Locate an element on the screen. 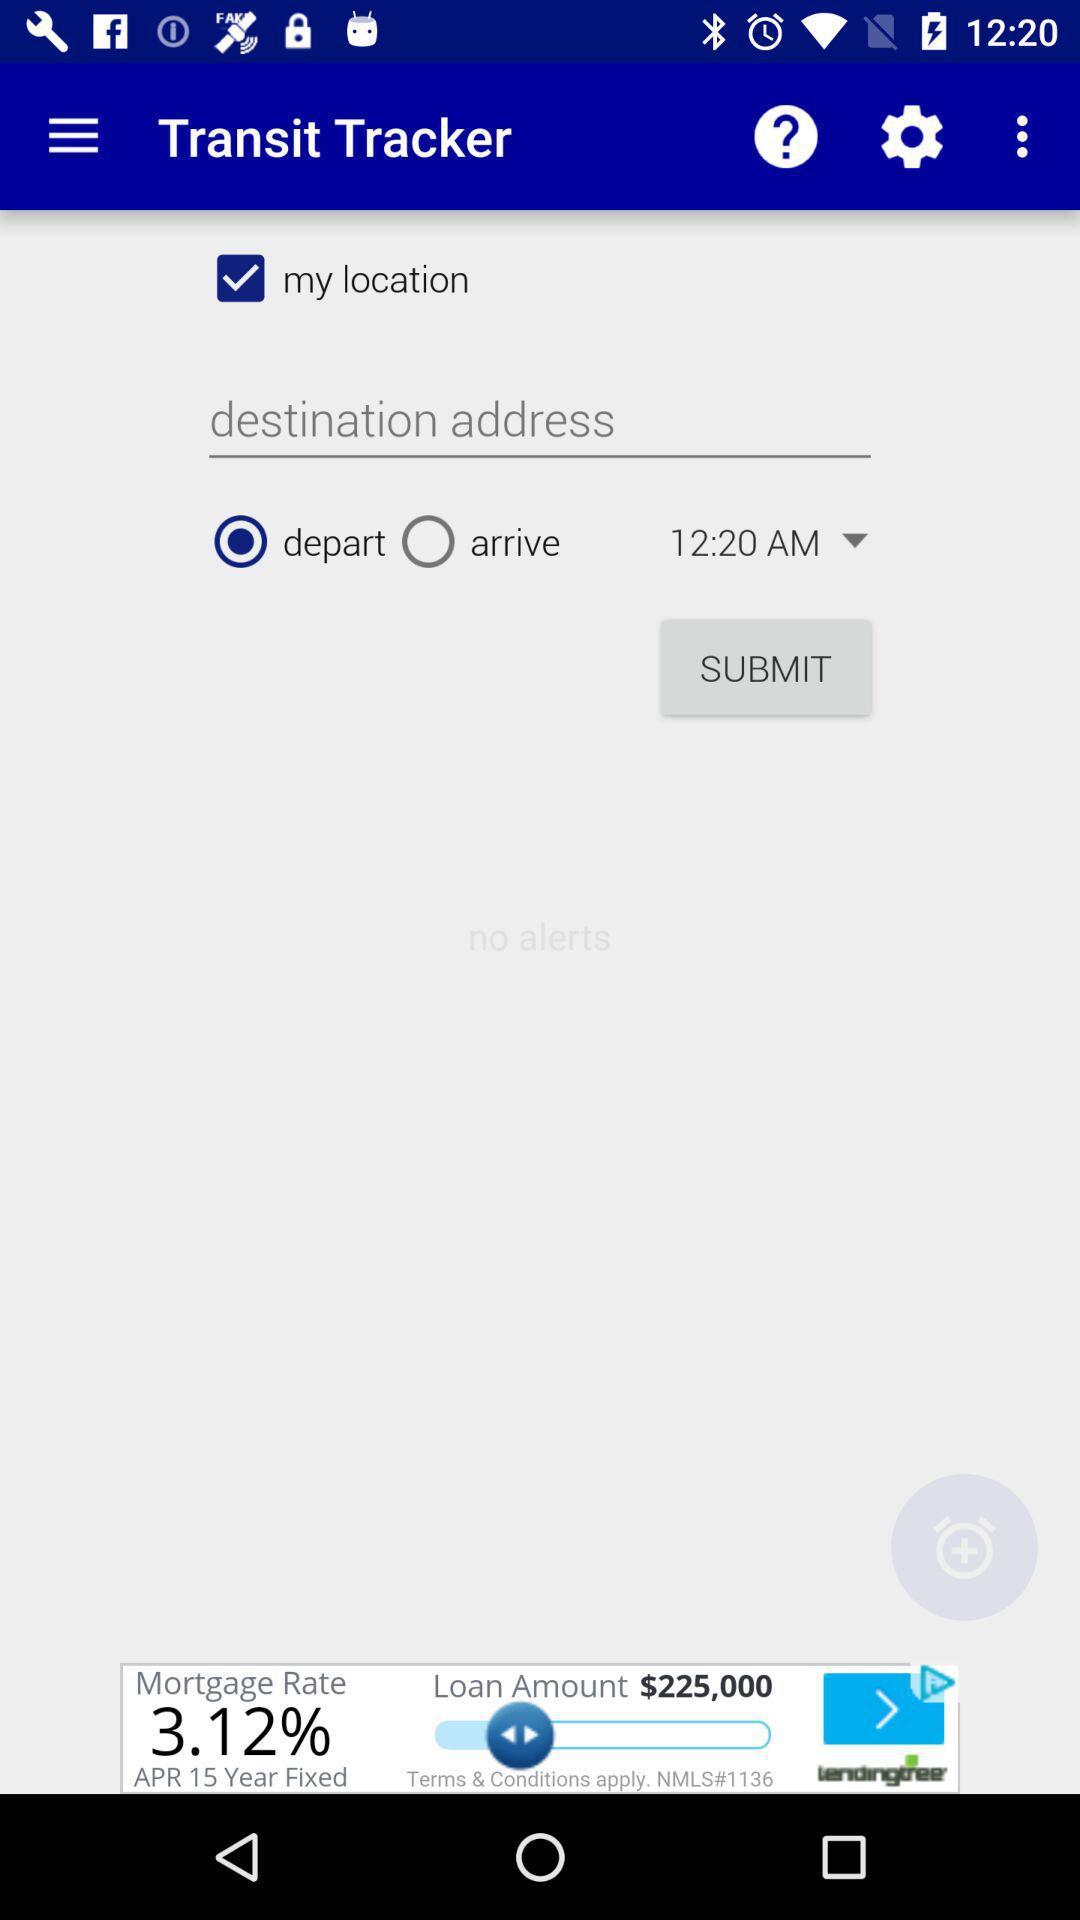  destination address is located at coordinates (540, 418).